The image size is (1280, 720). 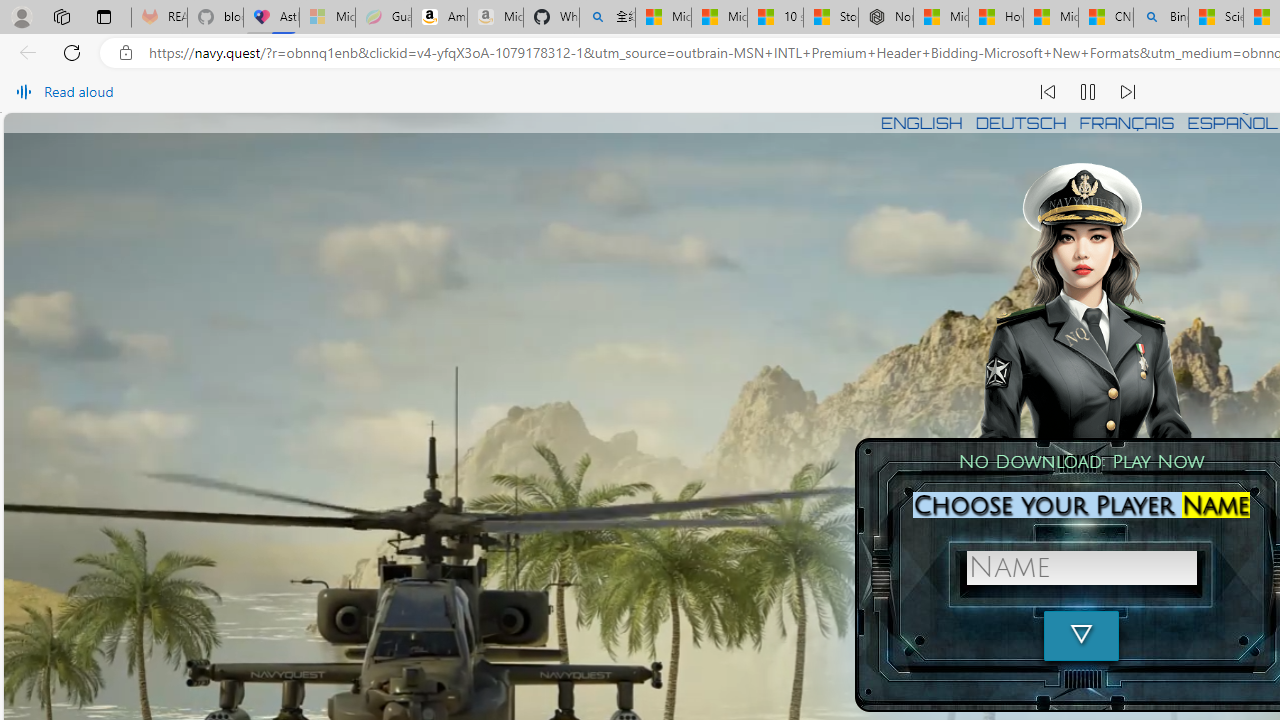 I want to click on 'Back', so click(x=24, y=51).